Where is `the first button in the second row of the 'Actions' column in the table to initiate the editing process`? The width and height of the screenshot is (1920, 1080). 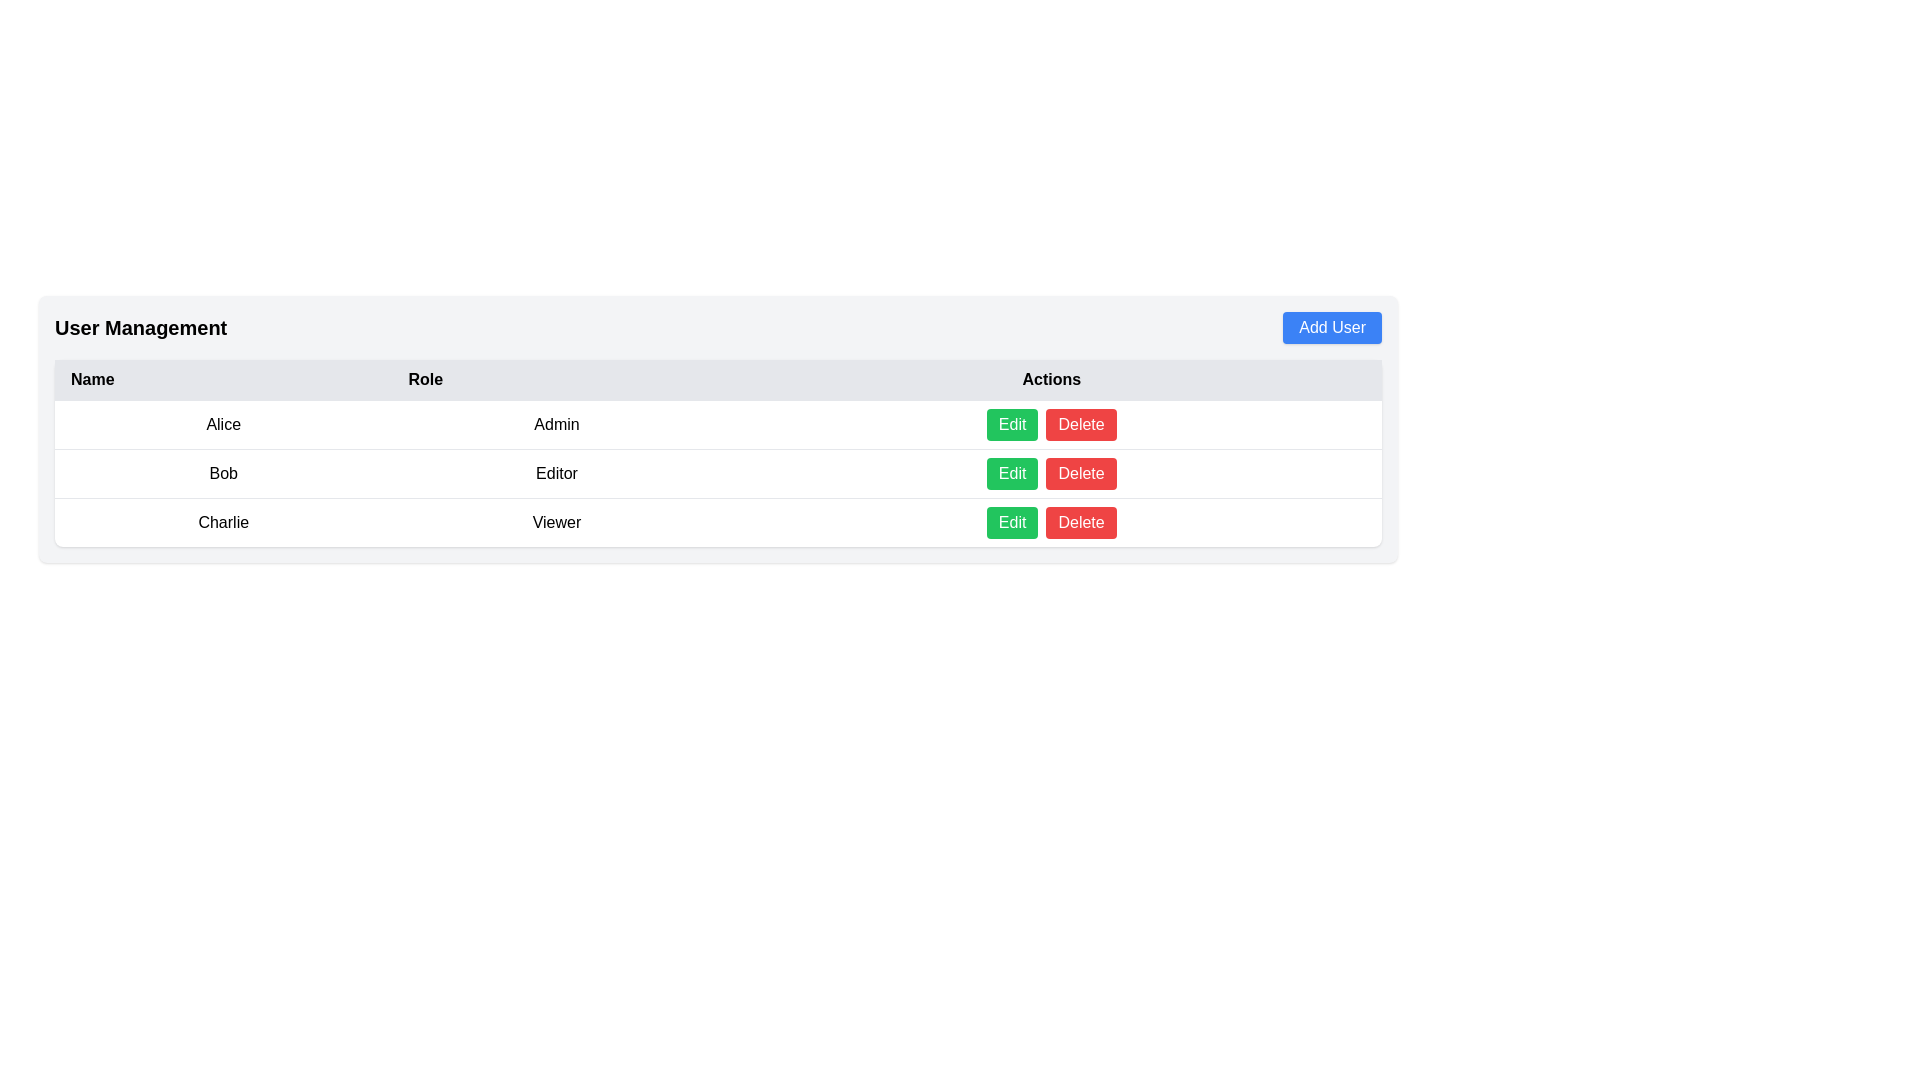 the first button in the second row of the 'Actions' column in the table to initiate the editing process is located at coordinates (1012, 474).